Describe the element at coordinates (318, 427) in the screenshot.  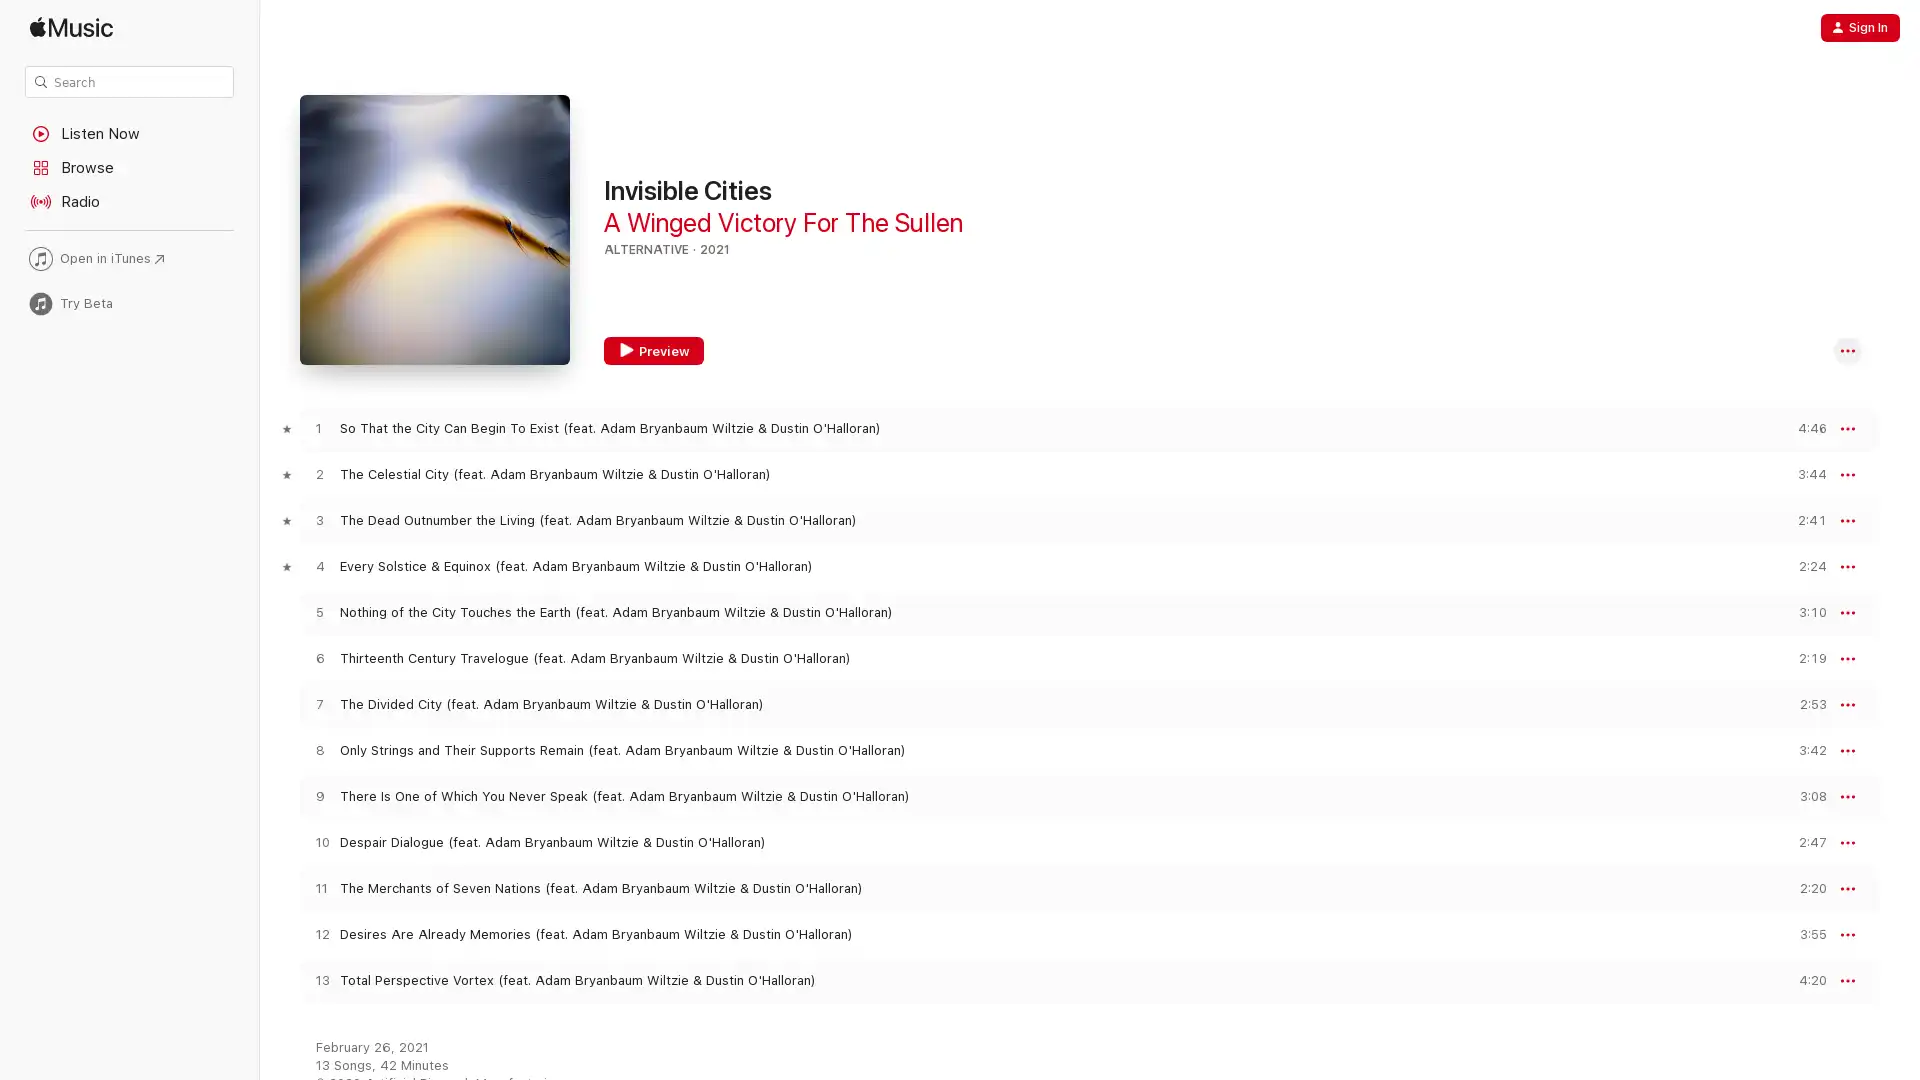
I see `Play` at that location.